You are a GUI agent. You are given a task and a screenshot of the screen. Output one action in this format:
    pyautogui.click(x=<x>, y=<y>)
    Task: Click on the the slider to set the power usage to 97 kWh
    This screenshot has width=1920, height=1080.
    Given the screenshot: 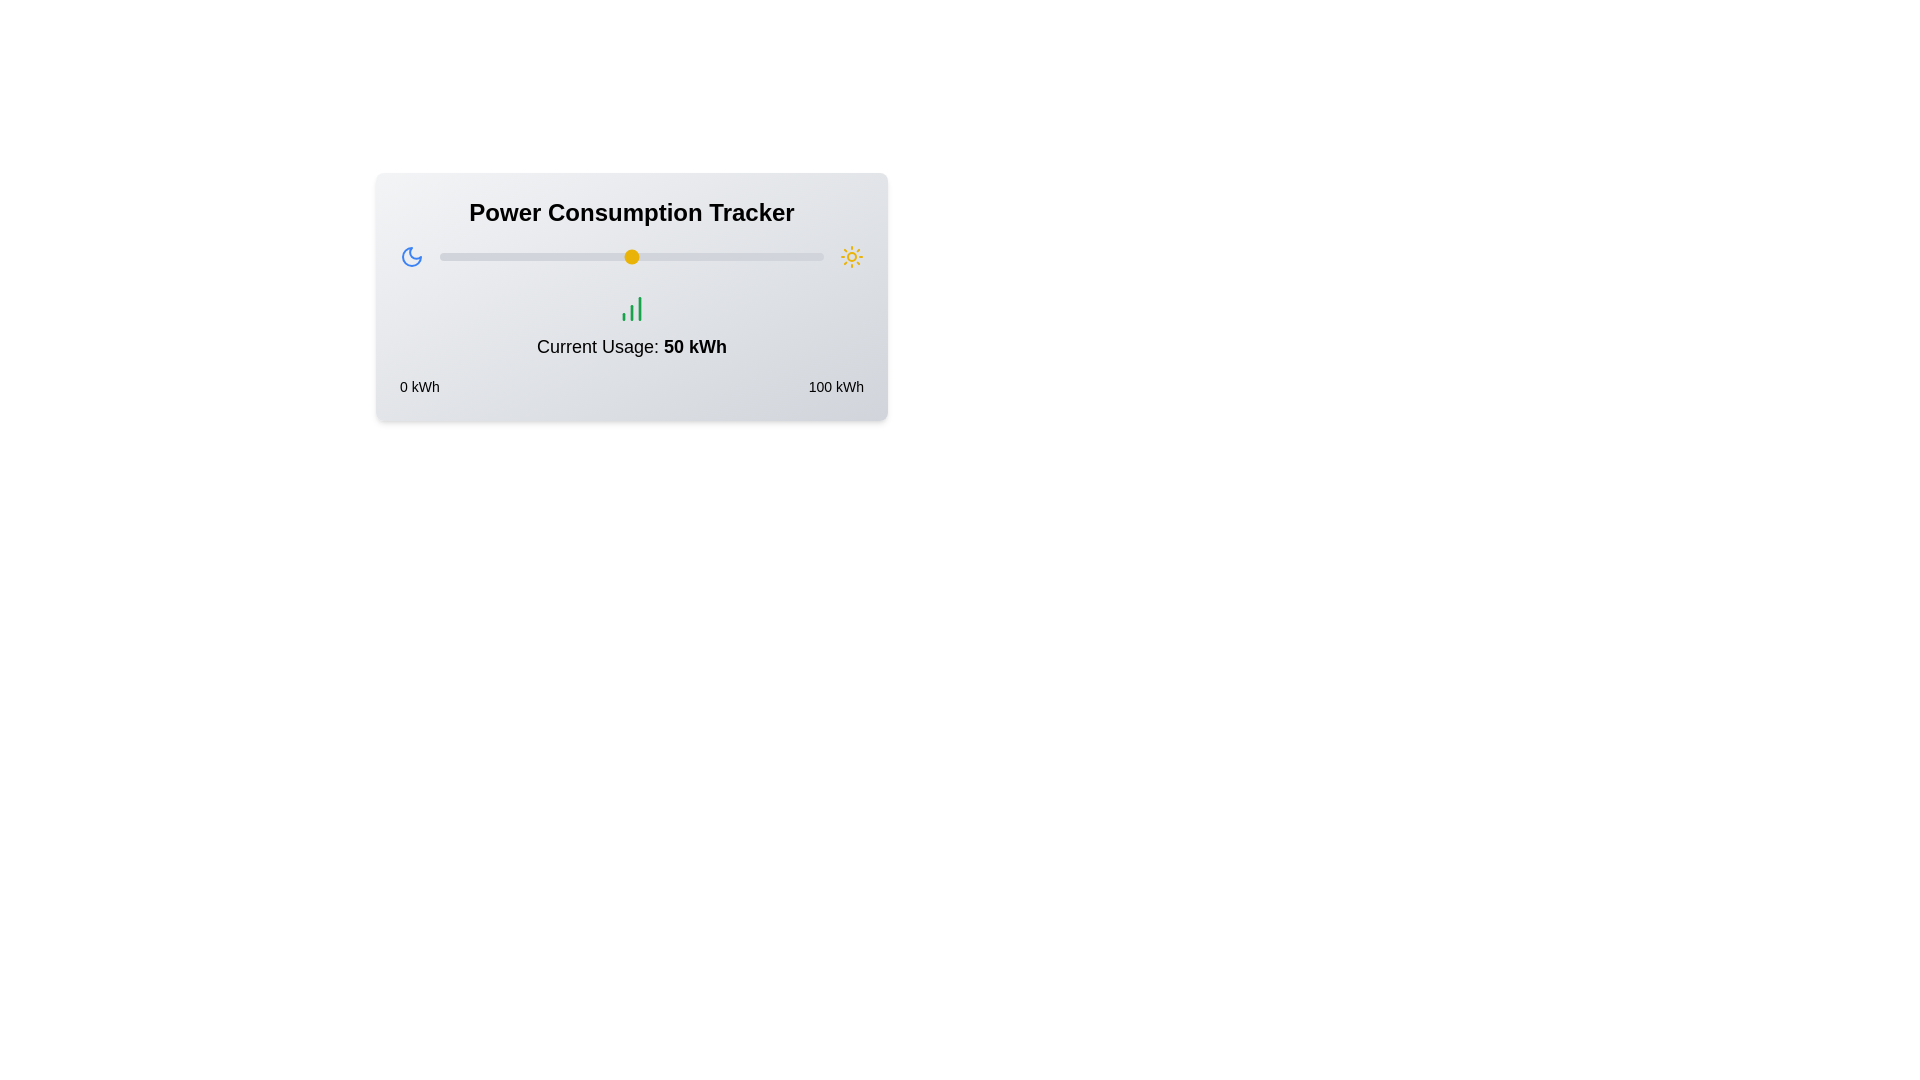 What is the action you would take?
    pyautogui.click(x=812, y=256)
    